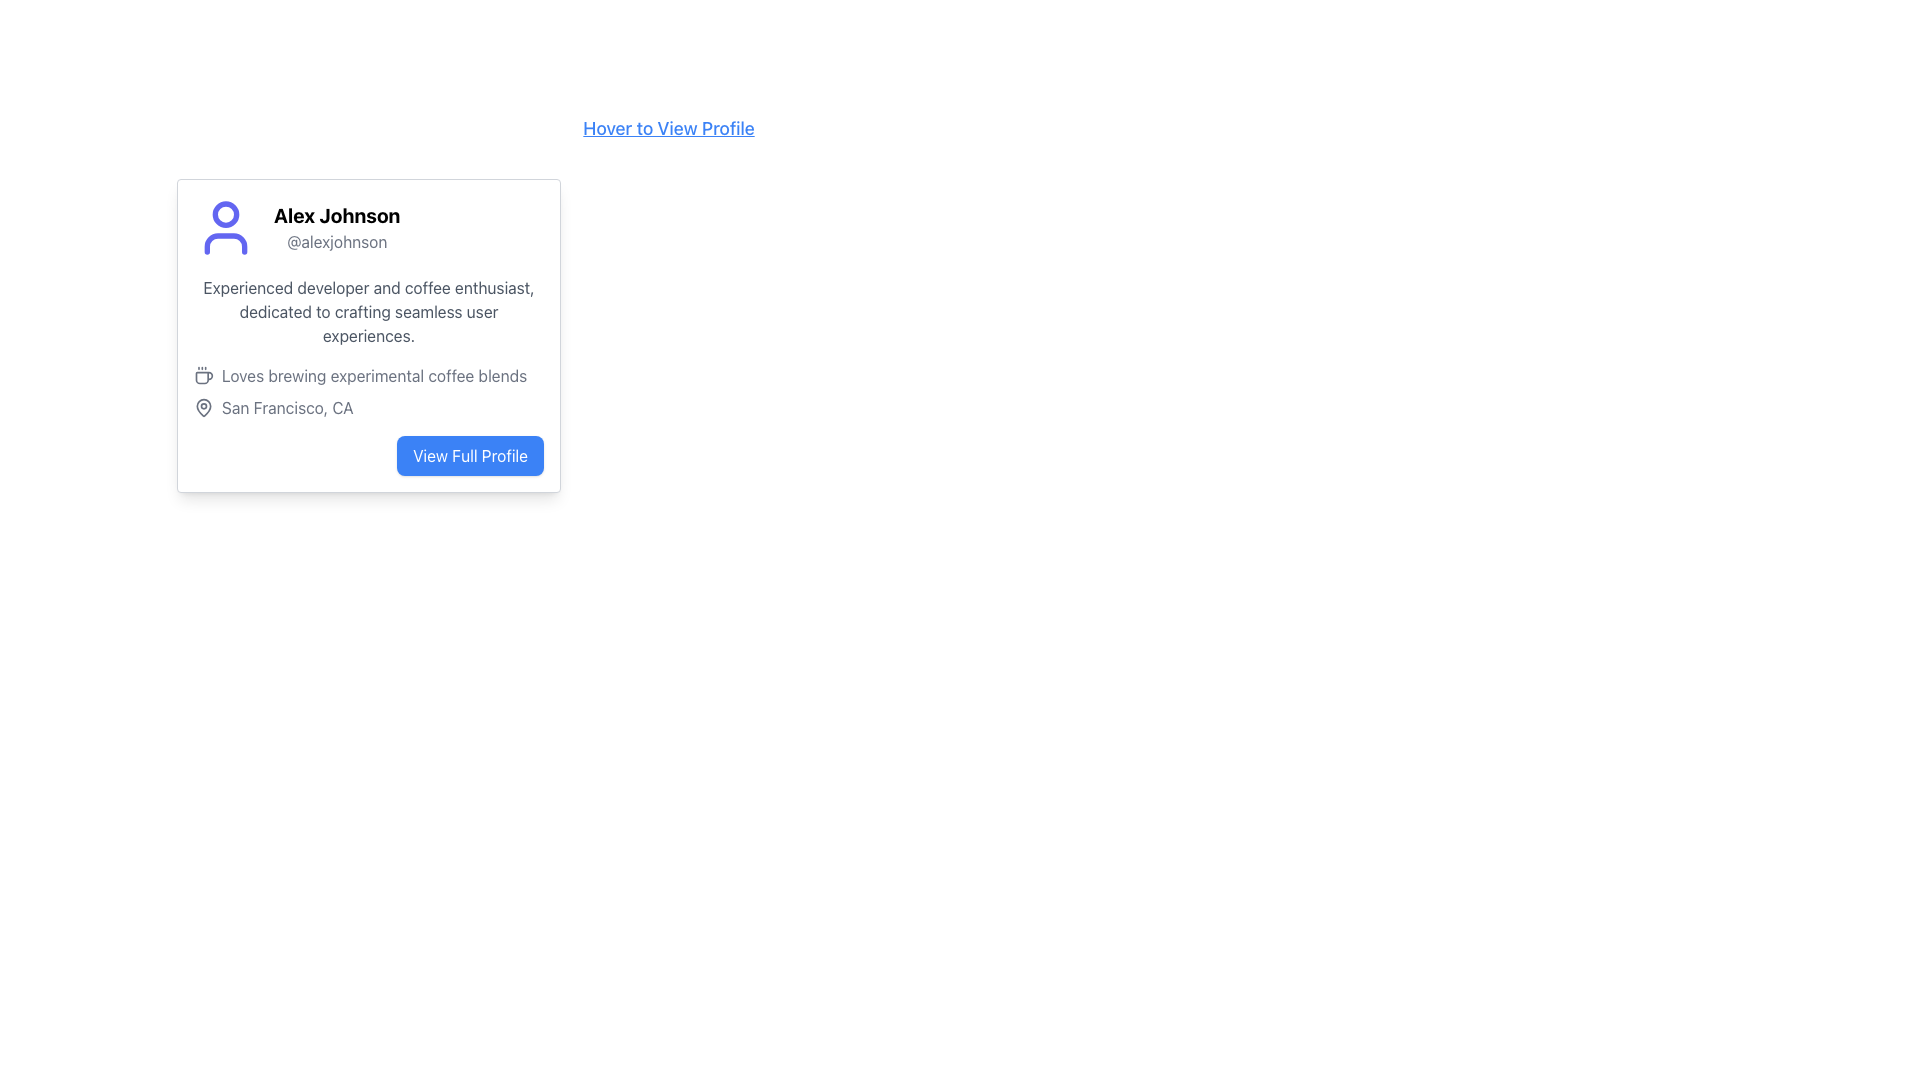 The height and width of the screenshot is (1080, 1920). What do you see at coordinates (225, 213) in the screenshot?
I see `the SVG Circle Element with a purple border located in the top left corner of the user's profile card, which is part of the user avatar representation` at bounding box center [225, 213].